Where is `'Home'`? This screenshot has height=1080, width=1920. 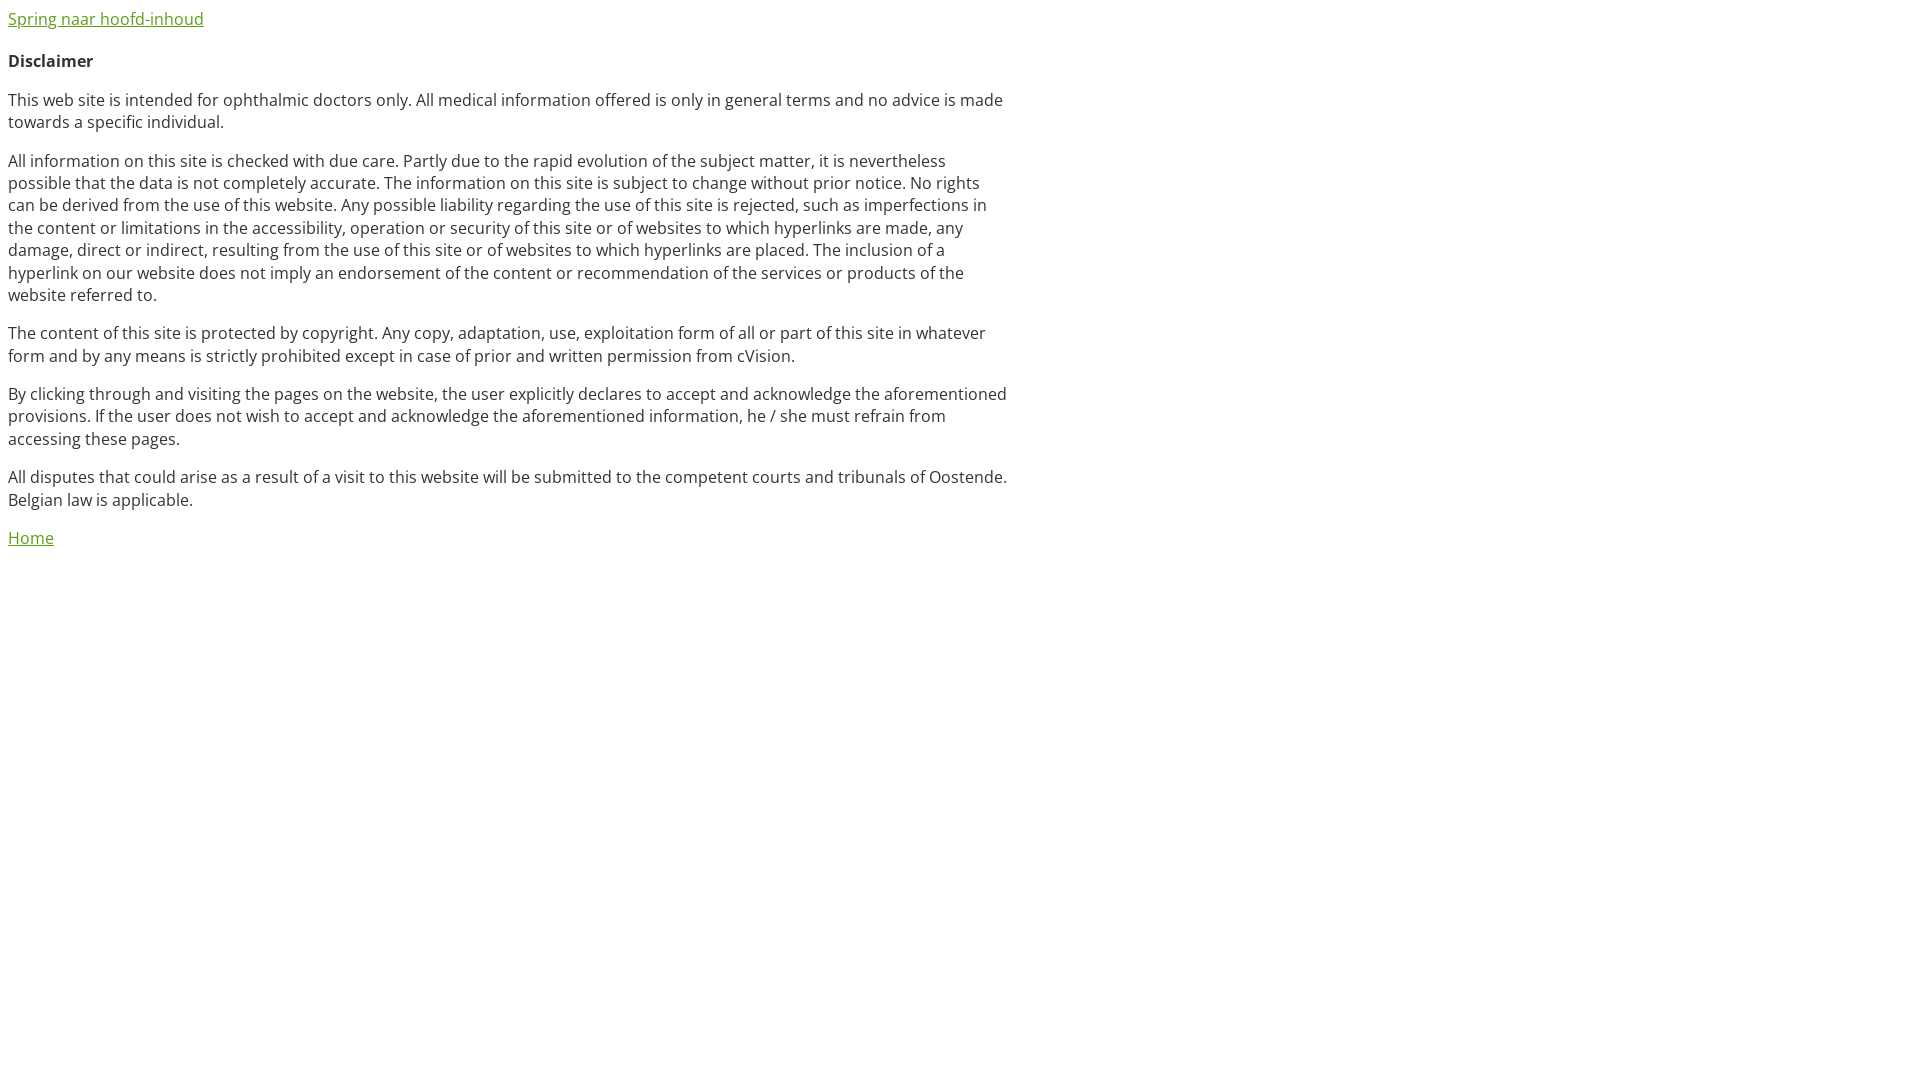
'Home' is located at coordinates (8, 536).